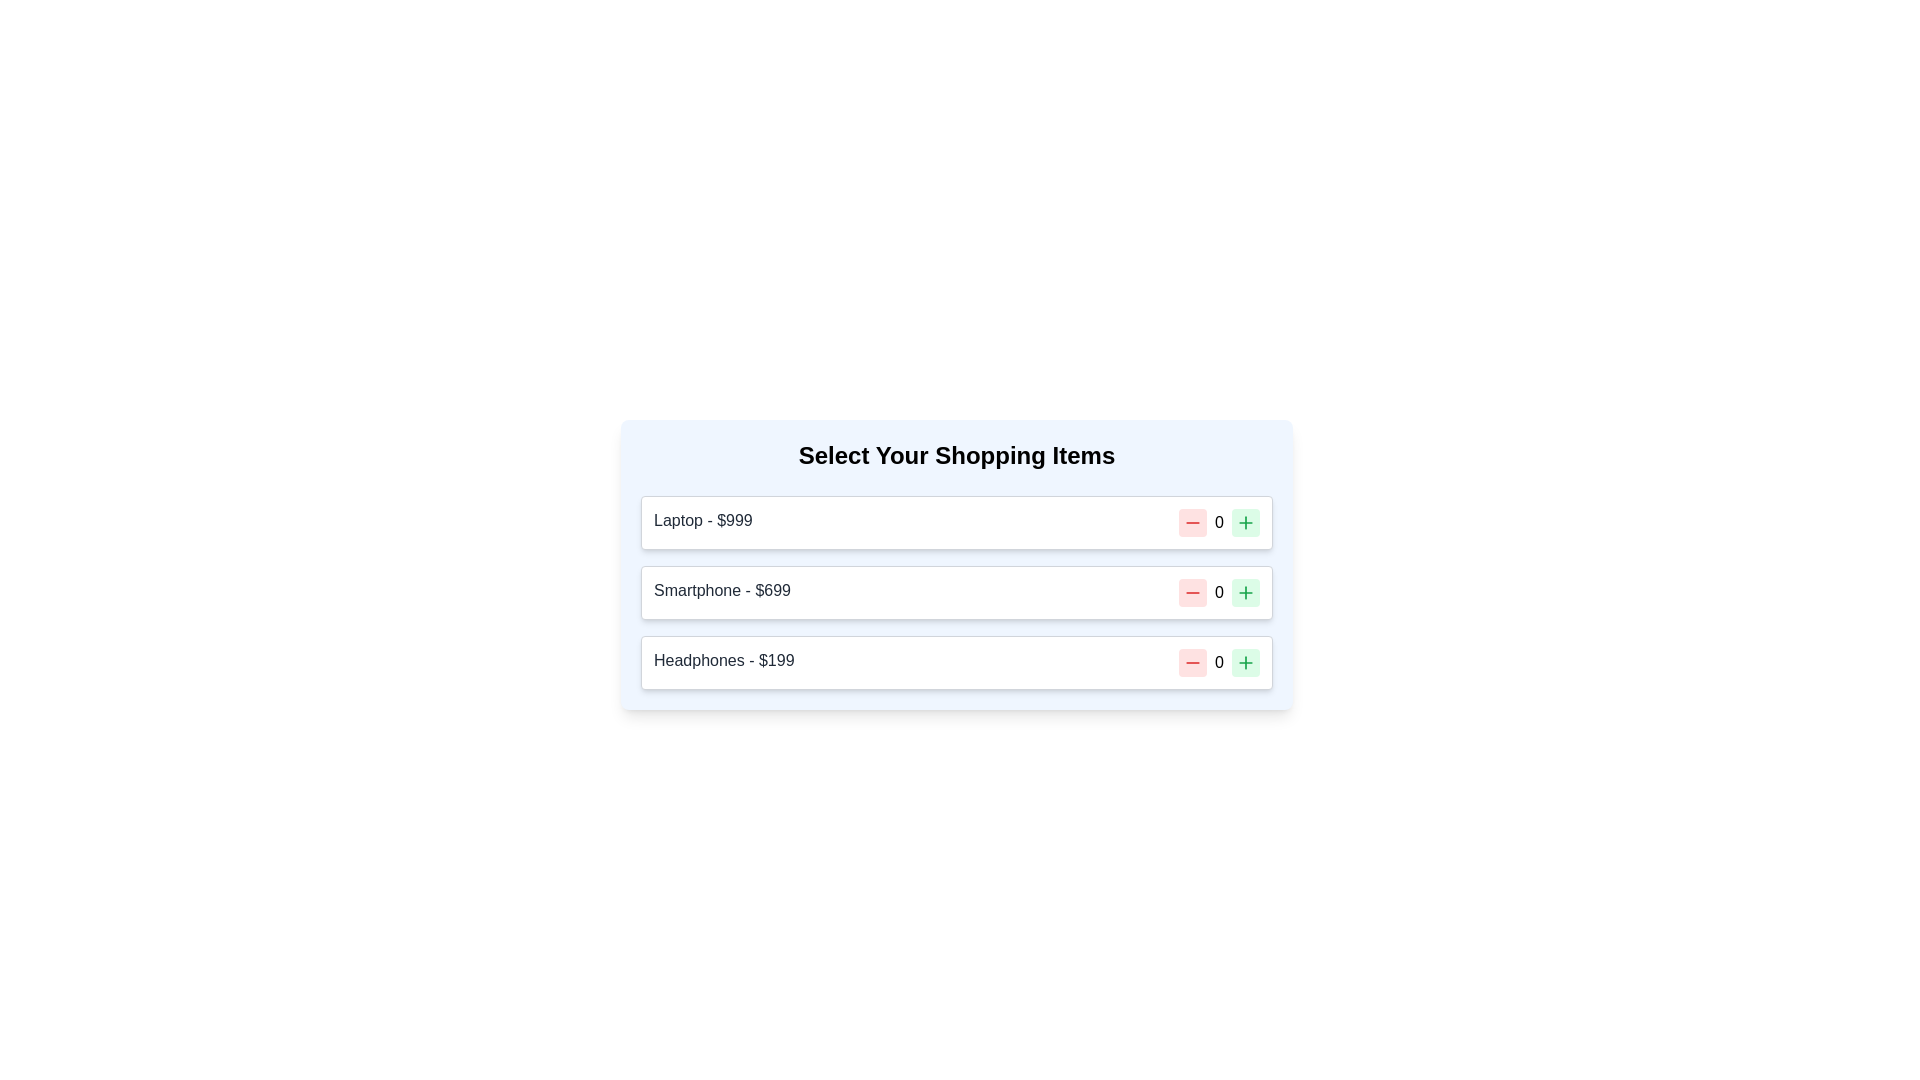 Image resolution: width=1920 pixels, height=1080 pixels. What do you see at coordinates (1193, 663) in the screenshot?
I see `the decrement button for the 'Headphones' item` at bounding box center [1193, 663].